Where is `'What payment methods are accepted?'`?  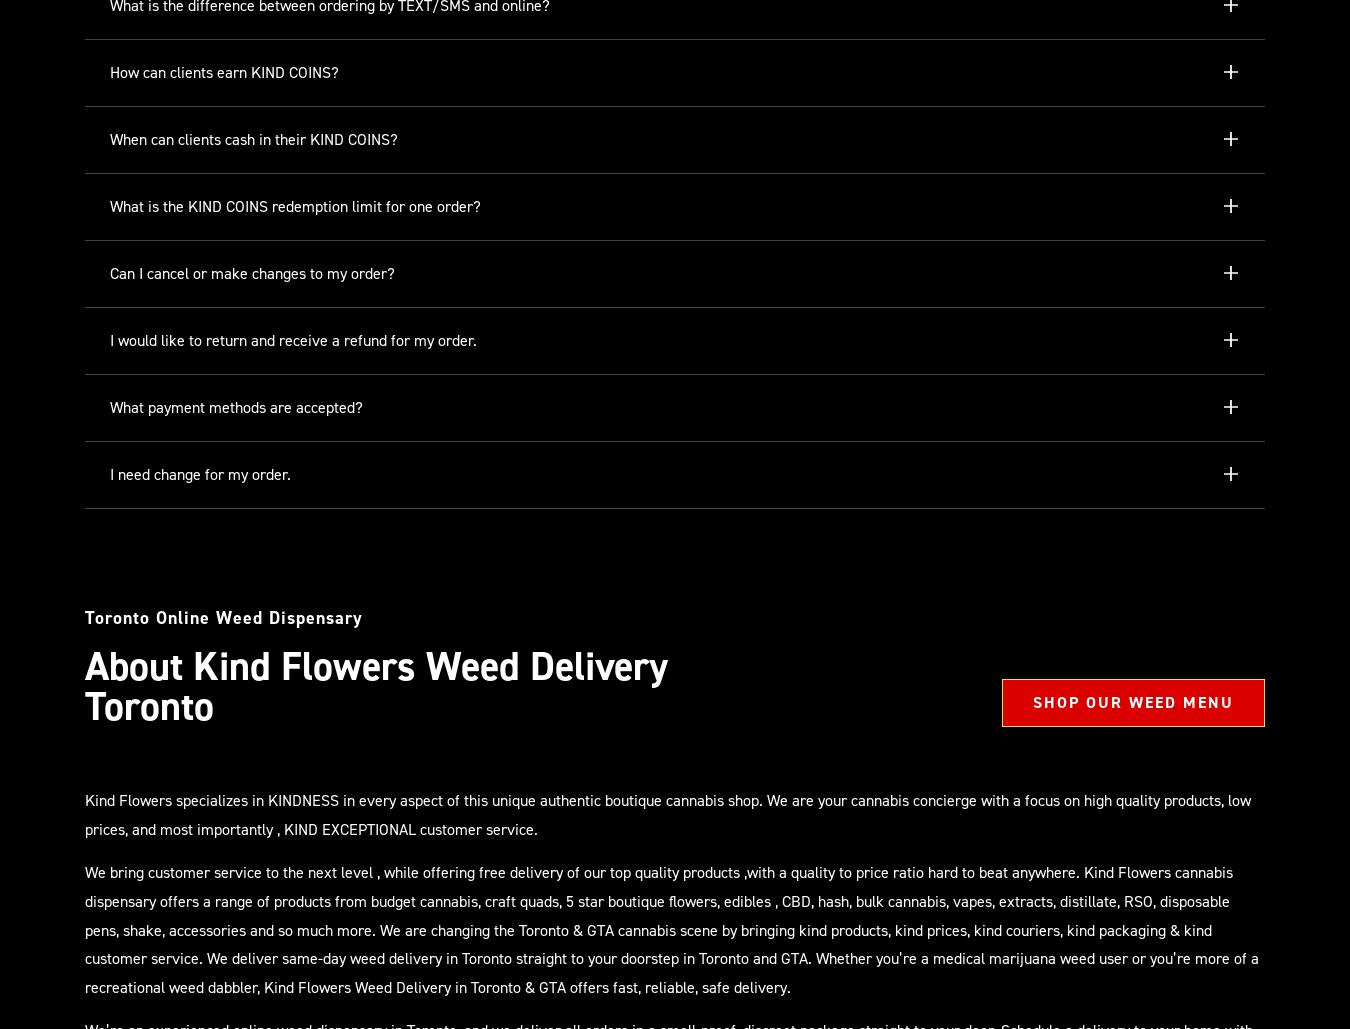
'What payment methods are accepted?' is located at coordinates (235, 406).